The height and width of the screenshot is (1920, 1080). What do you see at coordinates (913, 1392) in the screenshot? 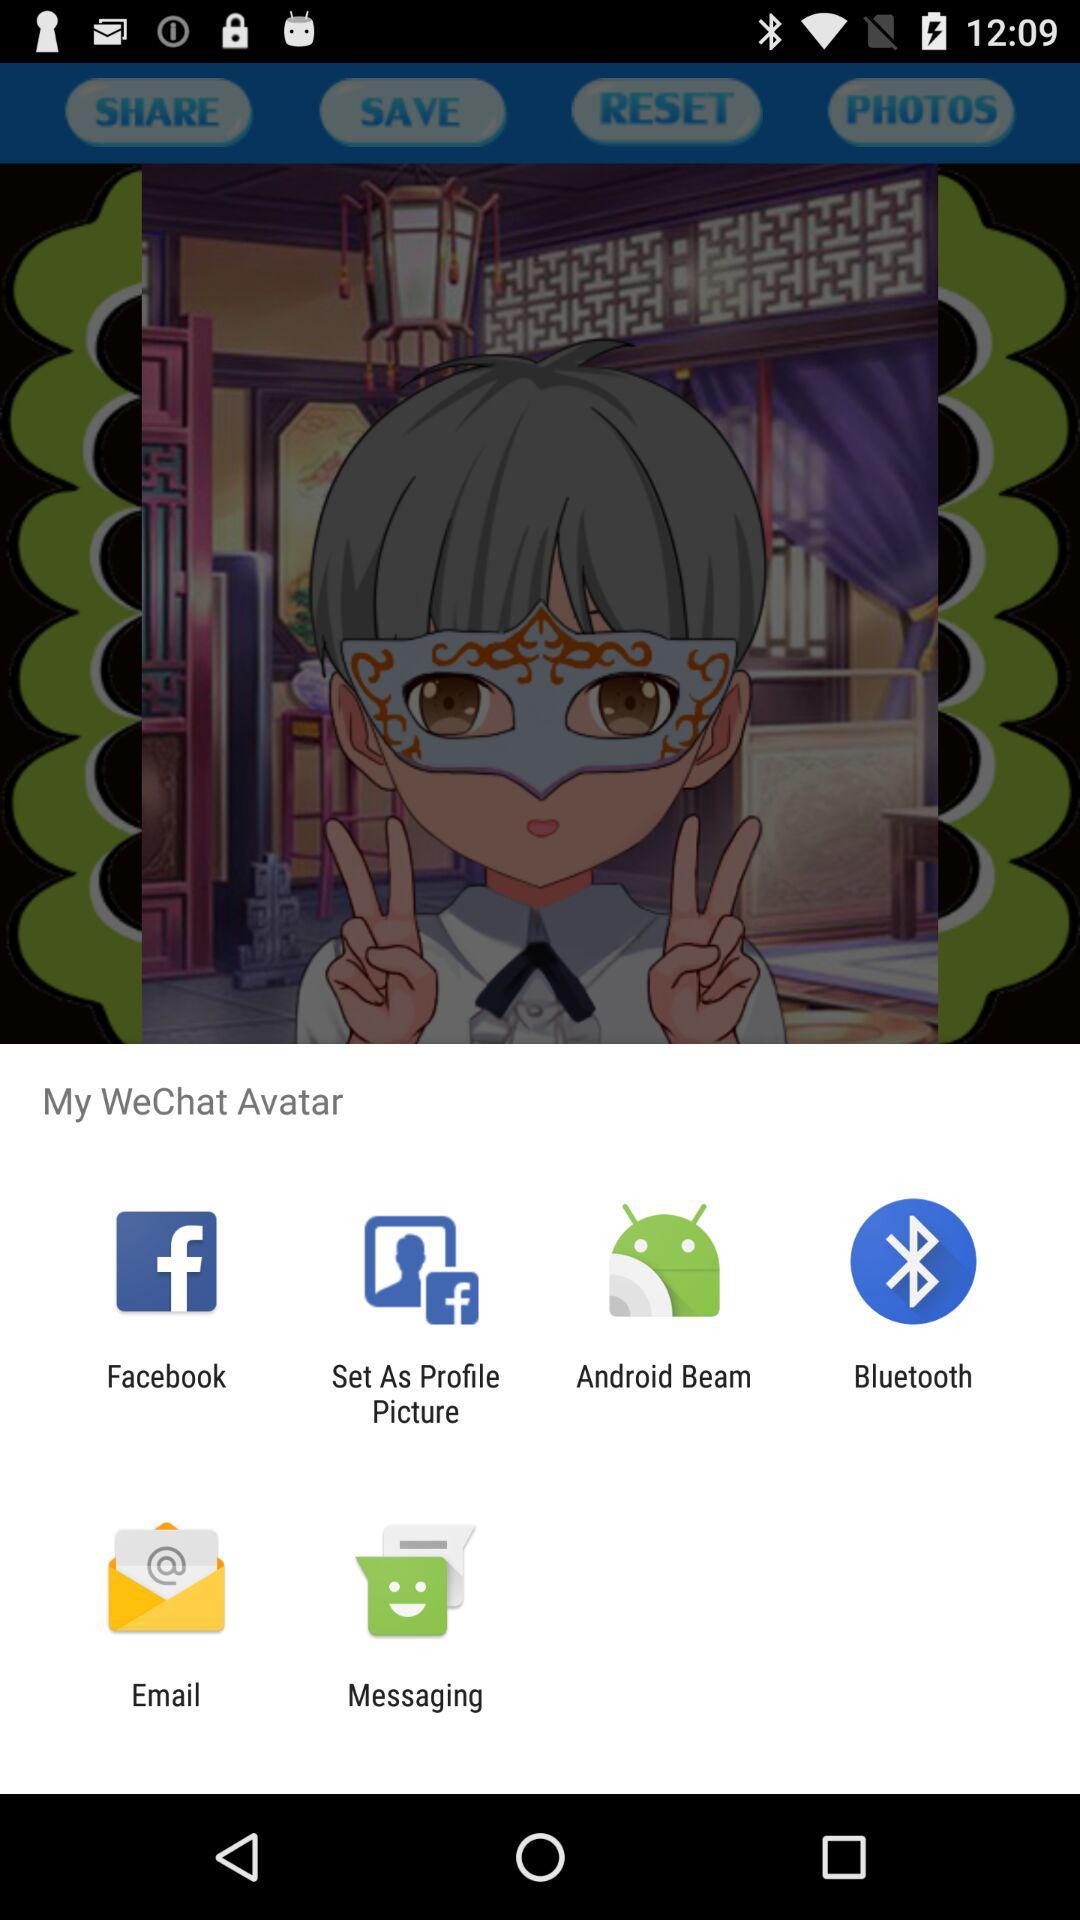
I see `app to the right of android beam item` at bounding box center [913, 1392].